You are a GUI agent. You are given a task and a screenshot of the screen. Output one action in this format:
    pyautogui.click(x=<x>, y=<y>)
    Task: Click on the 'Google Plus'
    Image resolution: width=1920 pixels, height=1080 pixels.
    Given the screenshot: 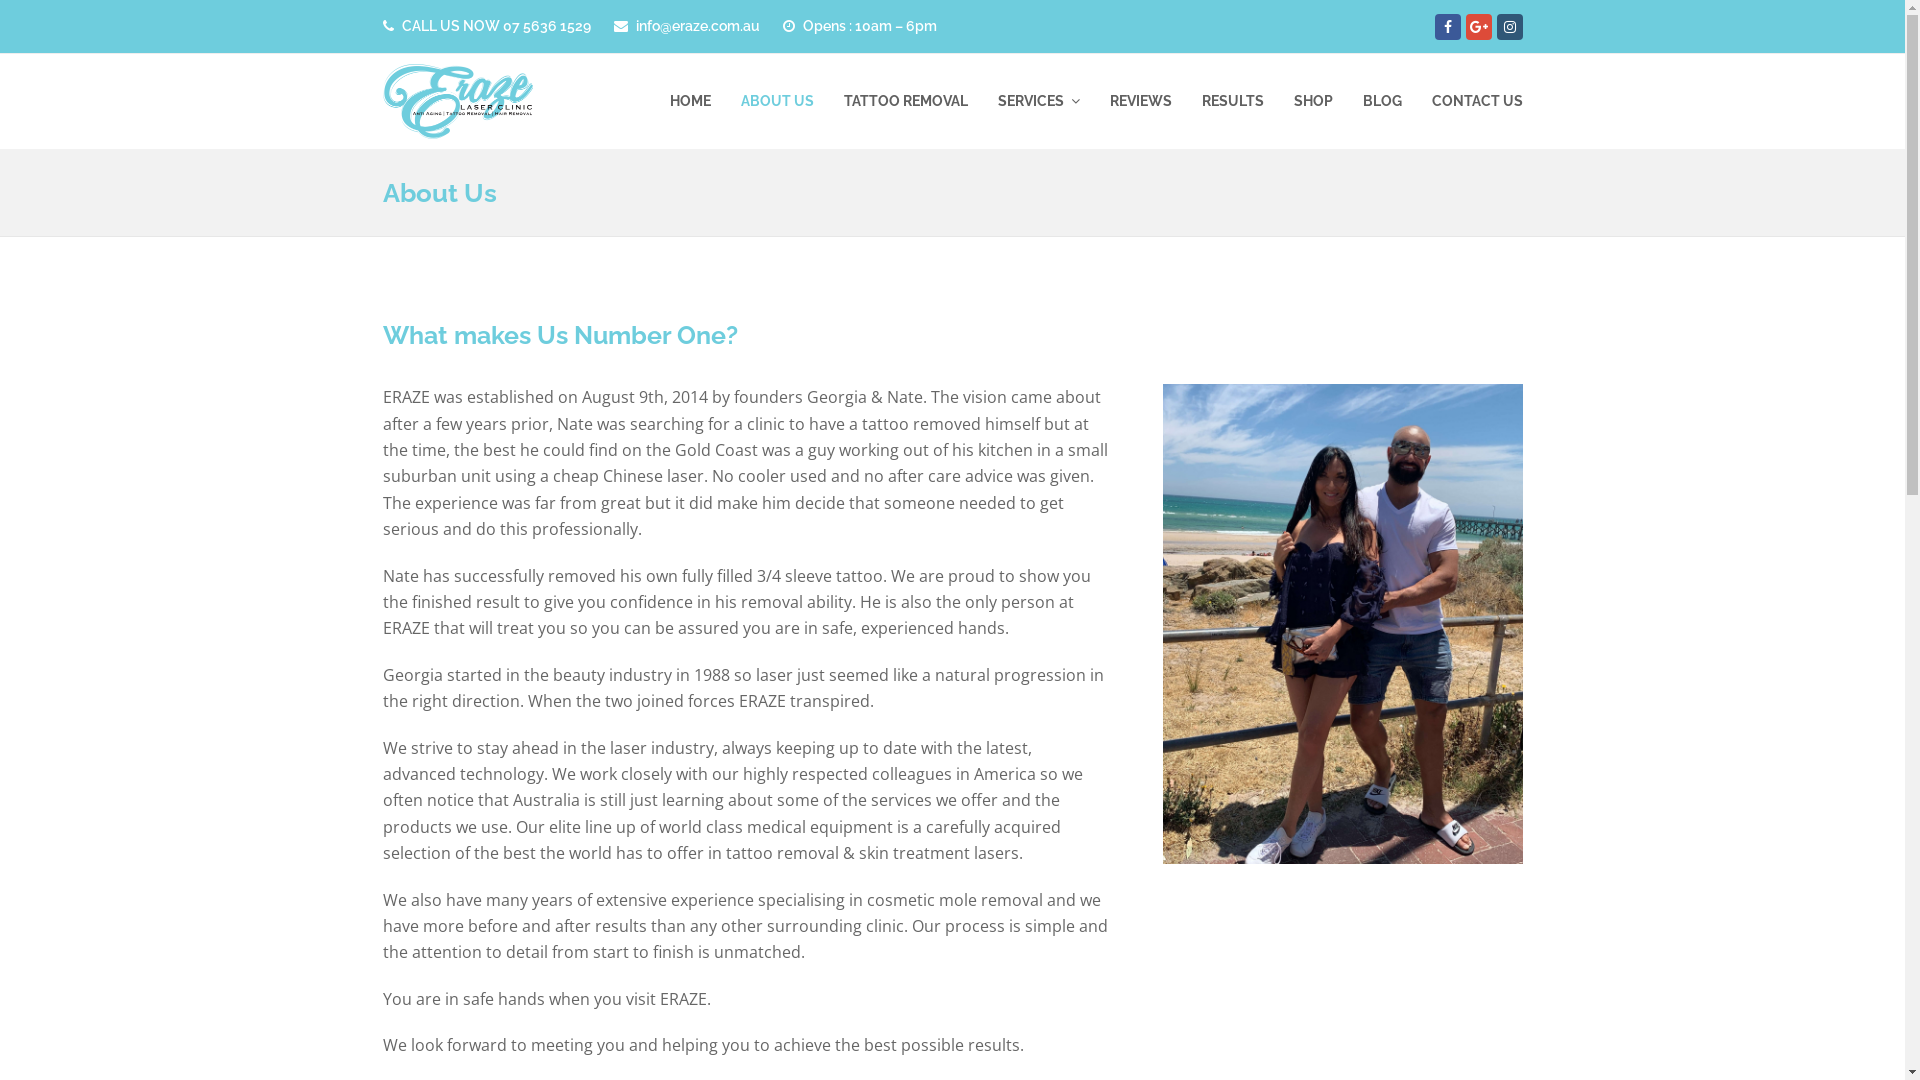 What is the action you would take?
    pyautogui.click(x=1478, y=27)
    